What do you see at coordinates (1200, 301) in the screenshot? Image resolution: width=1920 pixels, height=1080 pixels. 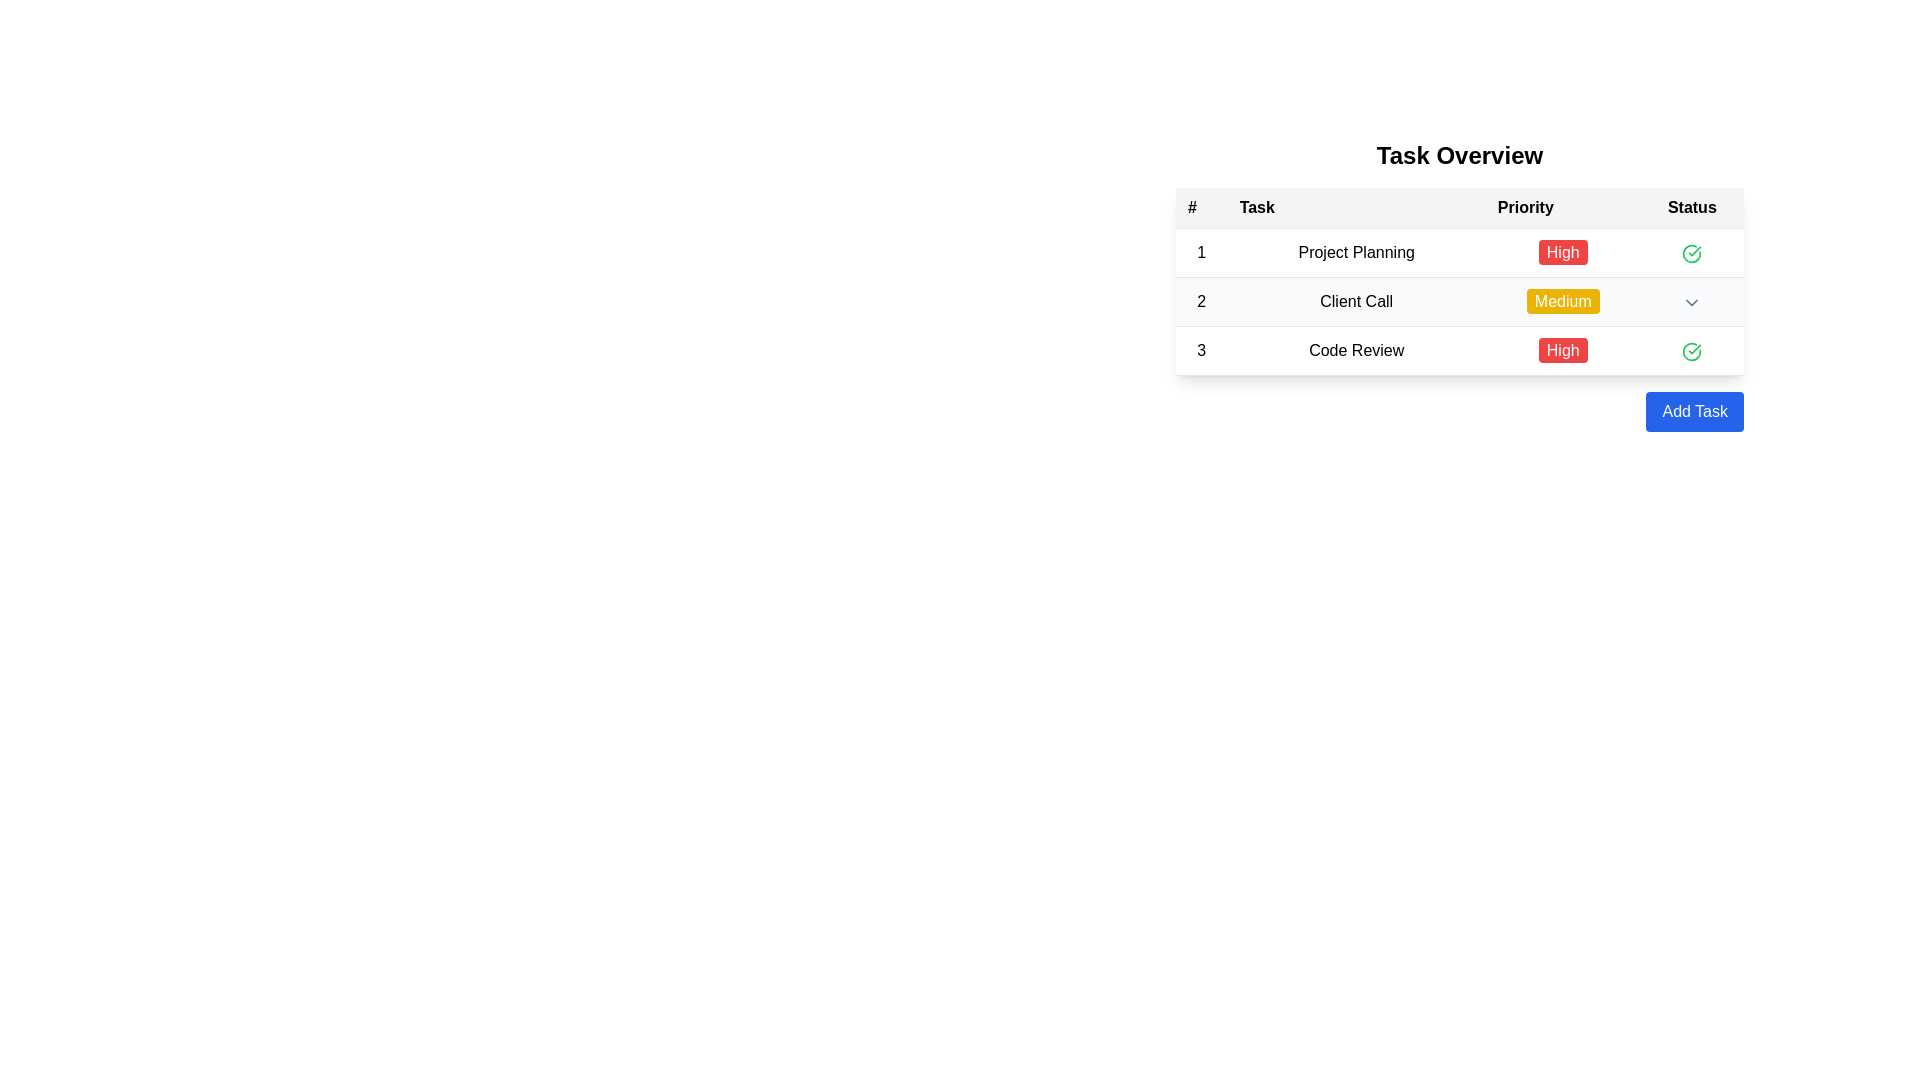 I see `the bold numeral '2' that is styled with padding and a border, located under the '#' column in the row for 'Client Call'` at bounding box center [1200, 301].